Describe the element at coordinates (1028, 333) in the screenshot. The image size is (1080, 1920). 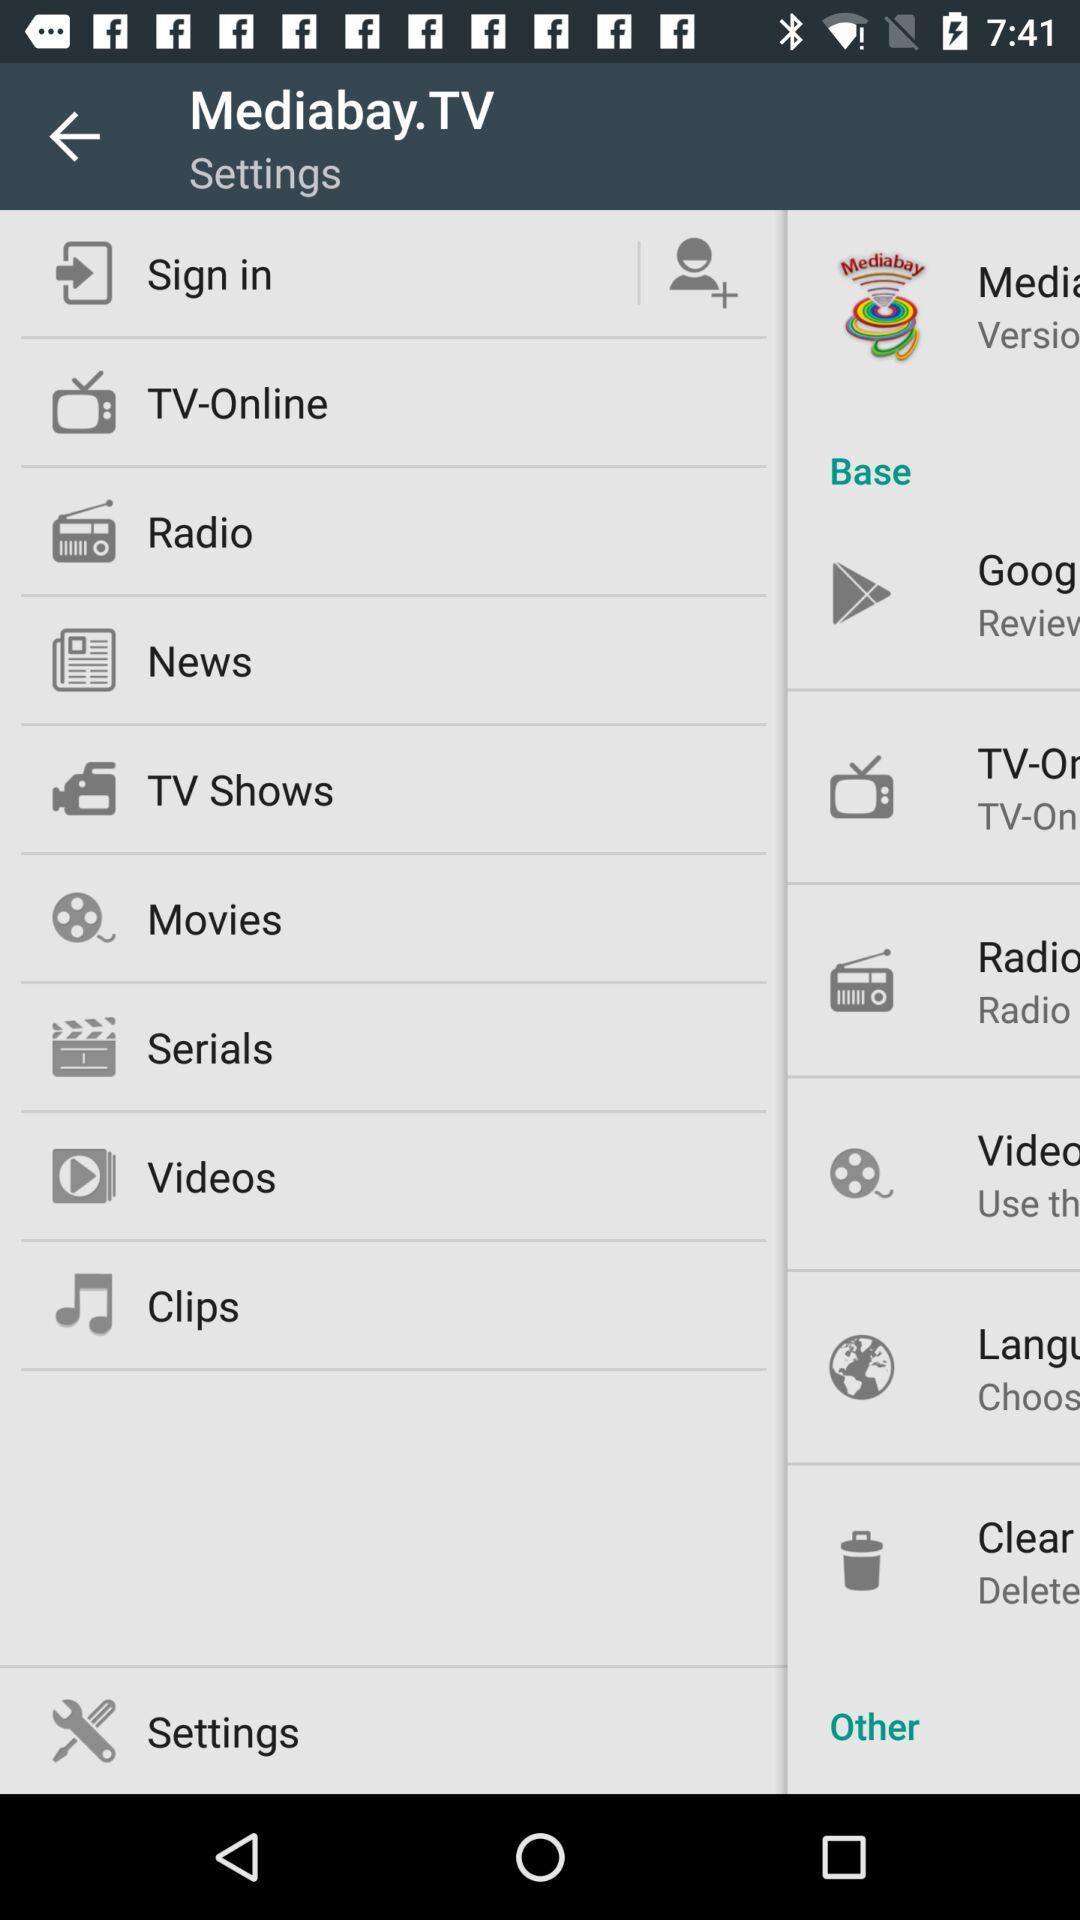
I see `the icon above the base item` at that location.